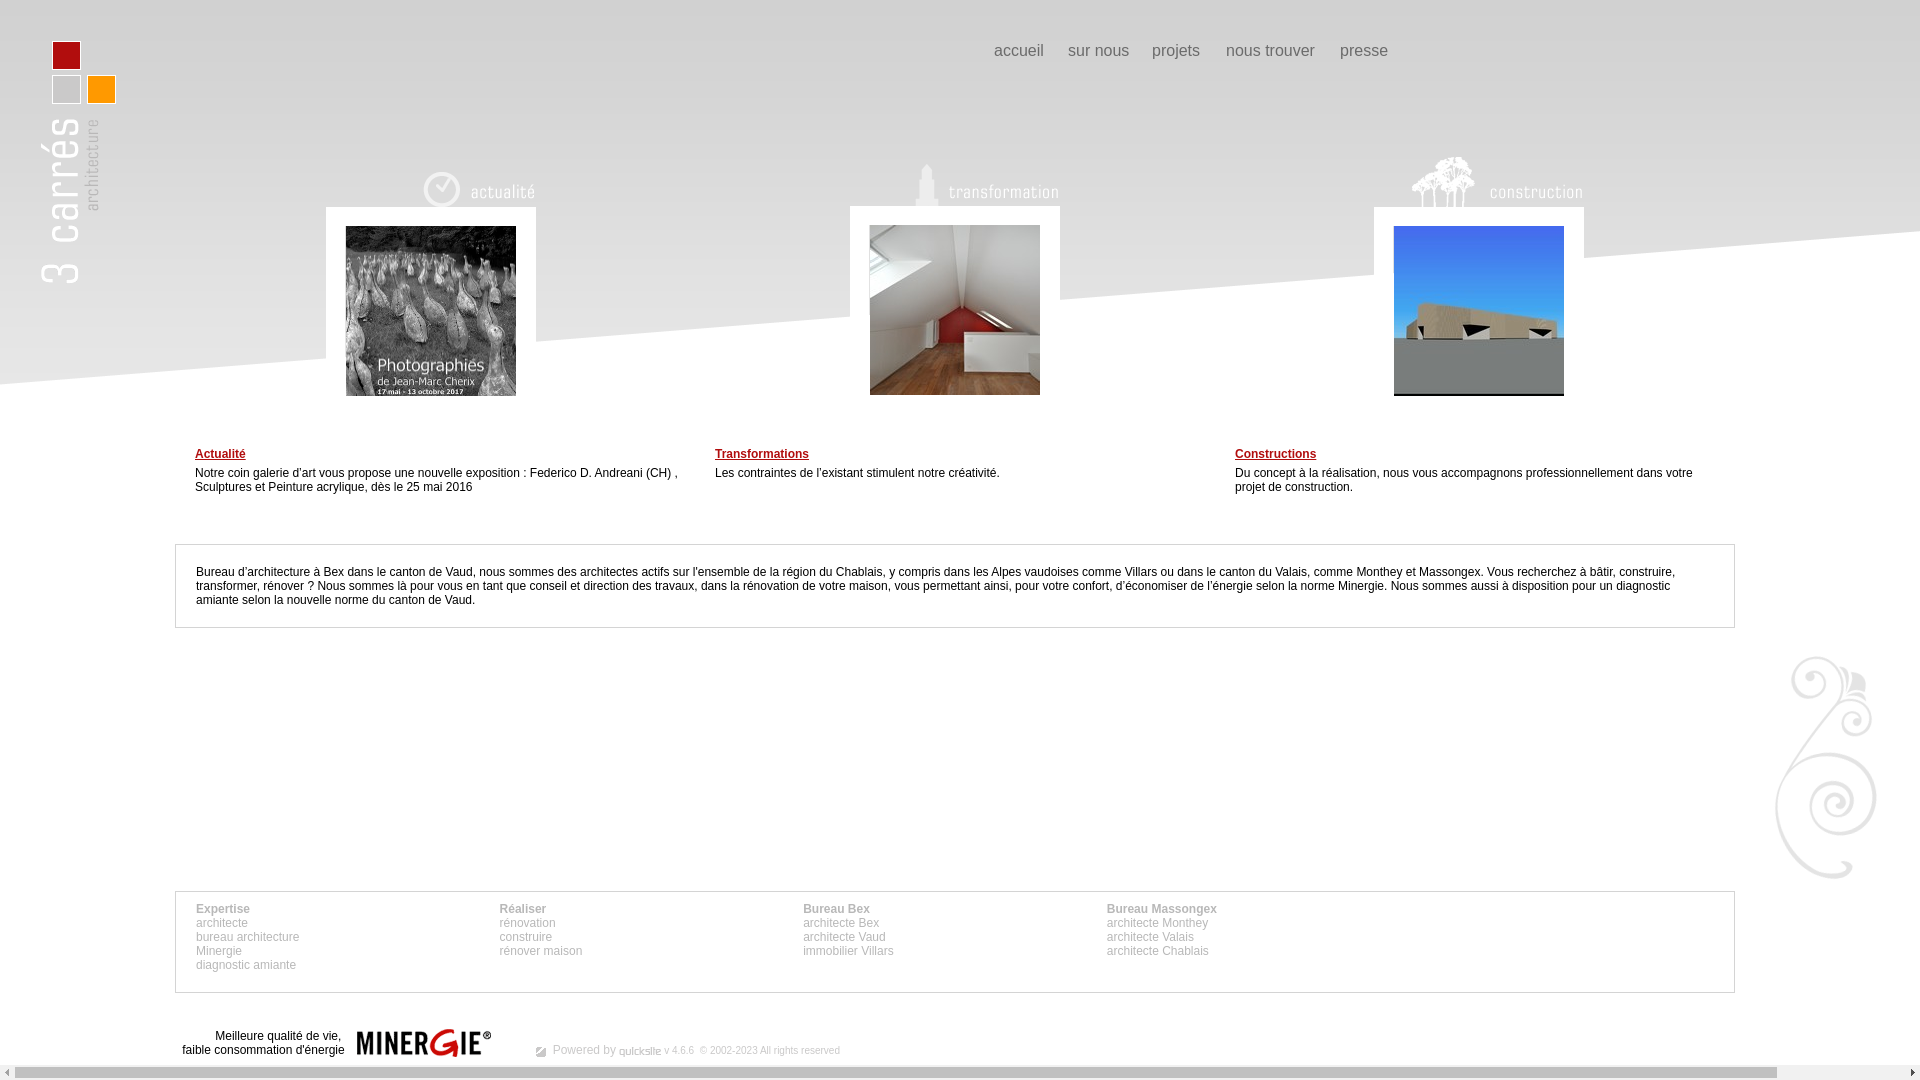 The height and width of the screenshot is (1080, 1920). What do you see at coordinates (1274, 454) in the screenshot?
I see `'Constructions'` at bounding box center [1274, 454].